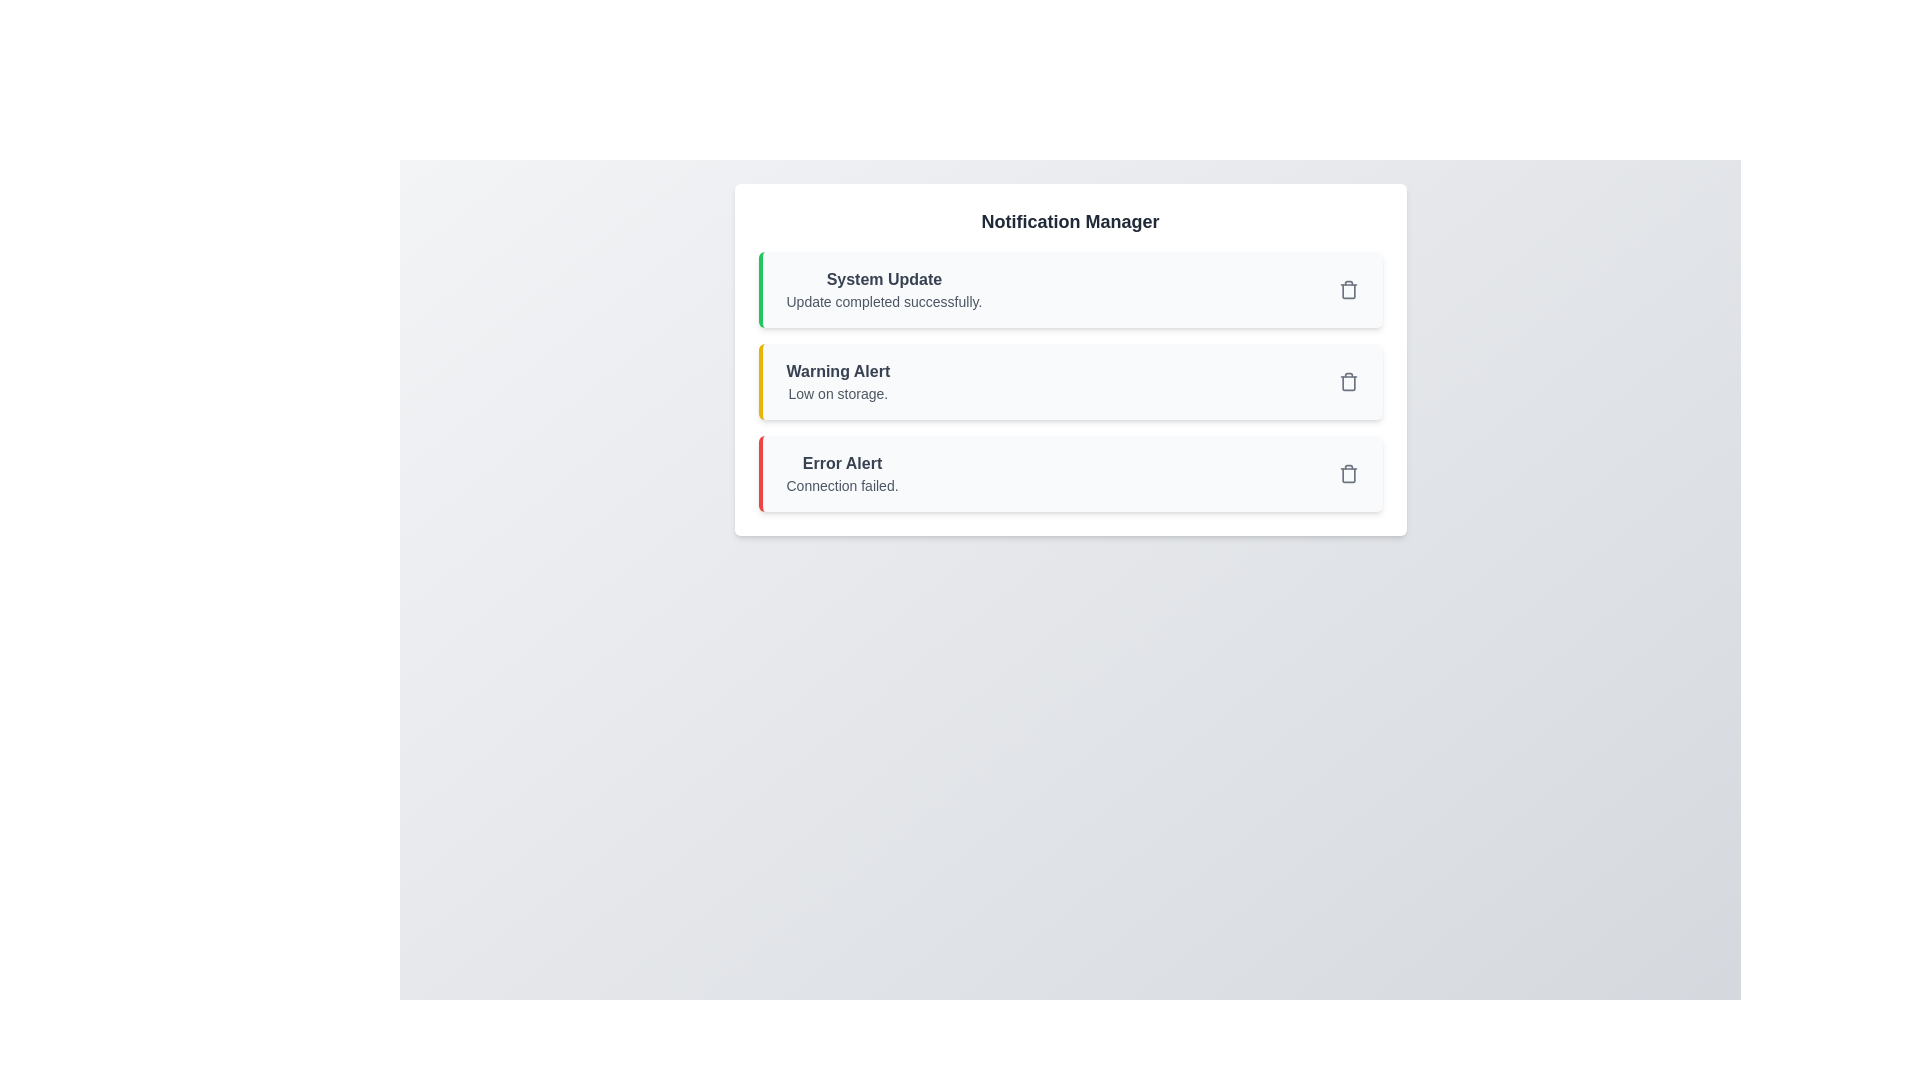  Describe the element at coordinates (1348, 289) in the screenshot. I see `the trash can icon button located in the top notification card titled 'System Update'` at that location.